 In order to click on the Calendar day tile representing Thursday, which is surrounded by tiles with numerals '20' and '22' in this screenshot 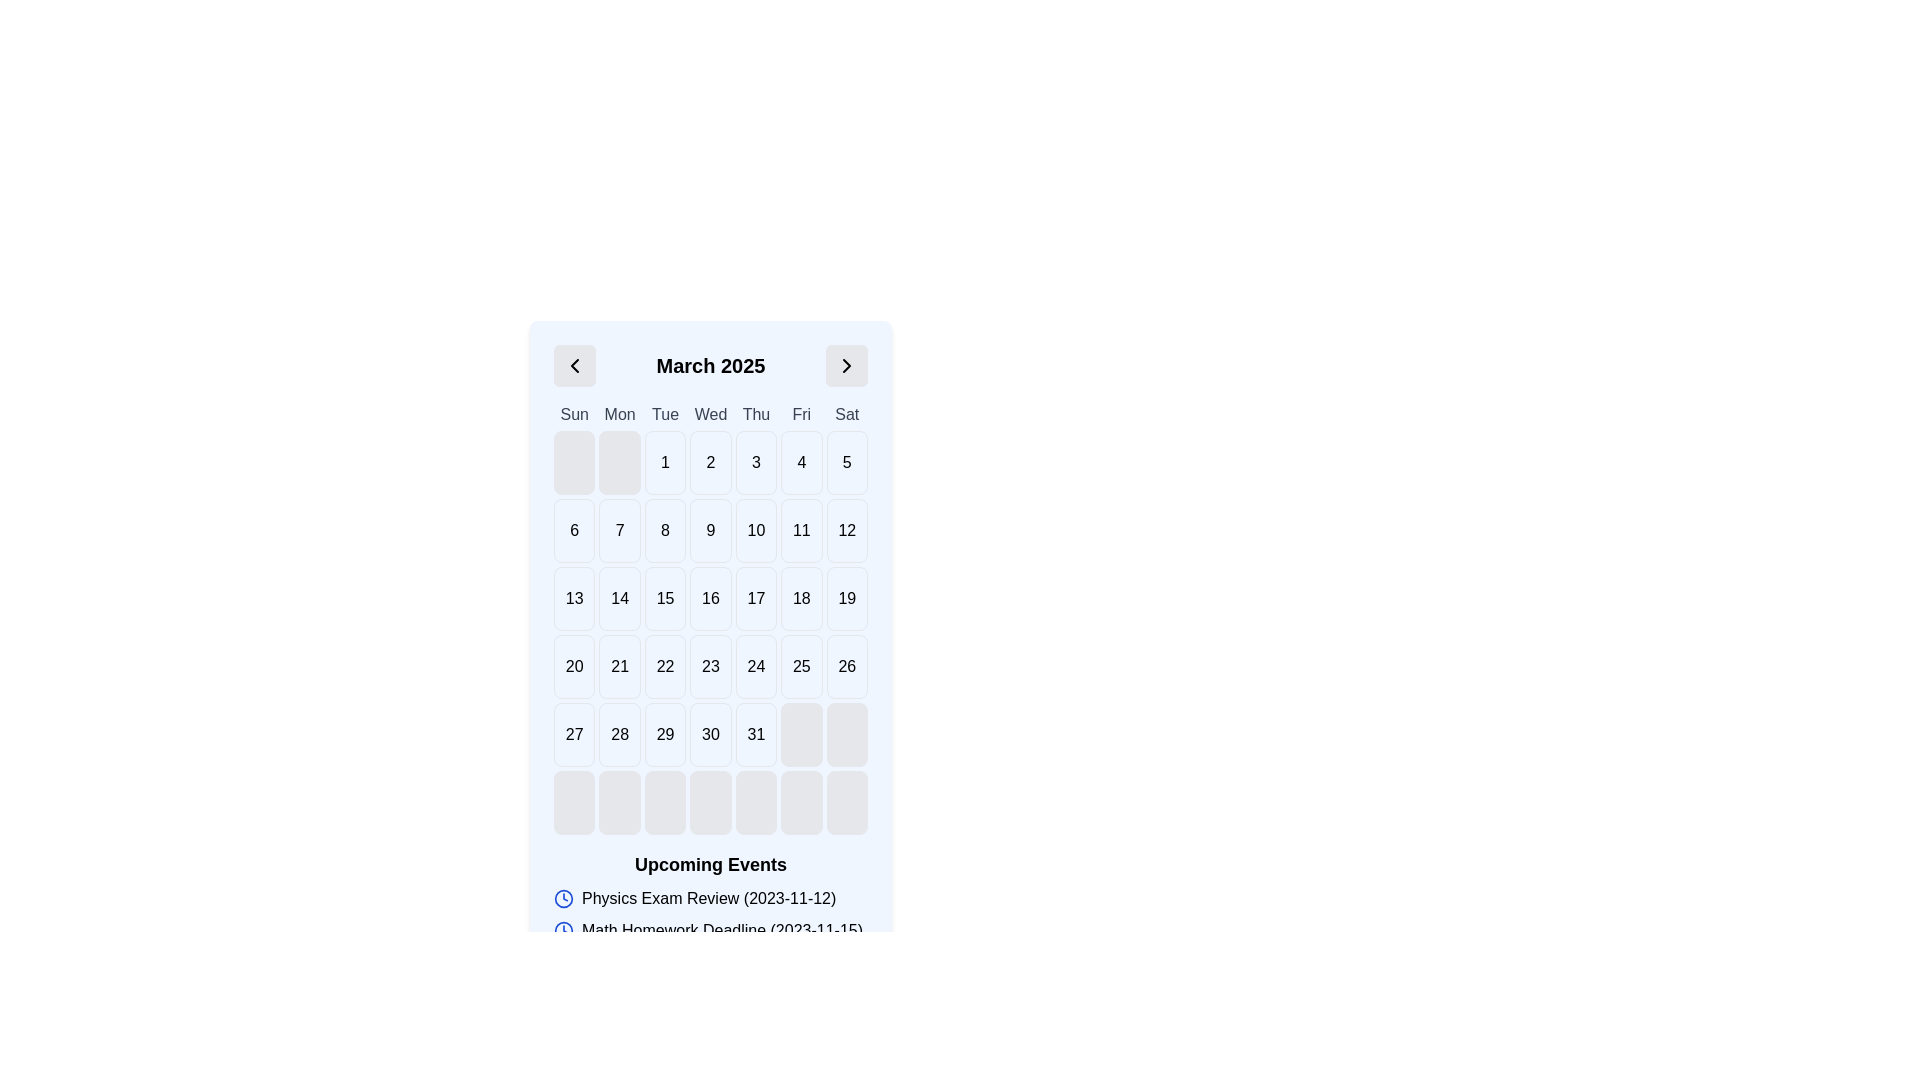, I will do `click(619, 667)`.